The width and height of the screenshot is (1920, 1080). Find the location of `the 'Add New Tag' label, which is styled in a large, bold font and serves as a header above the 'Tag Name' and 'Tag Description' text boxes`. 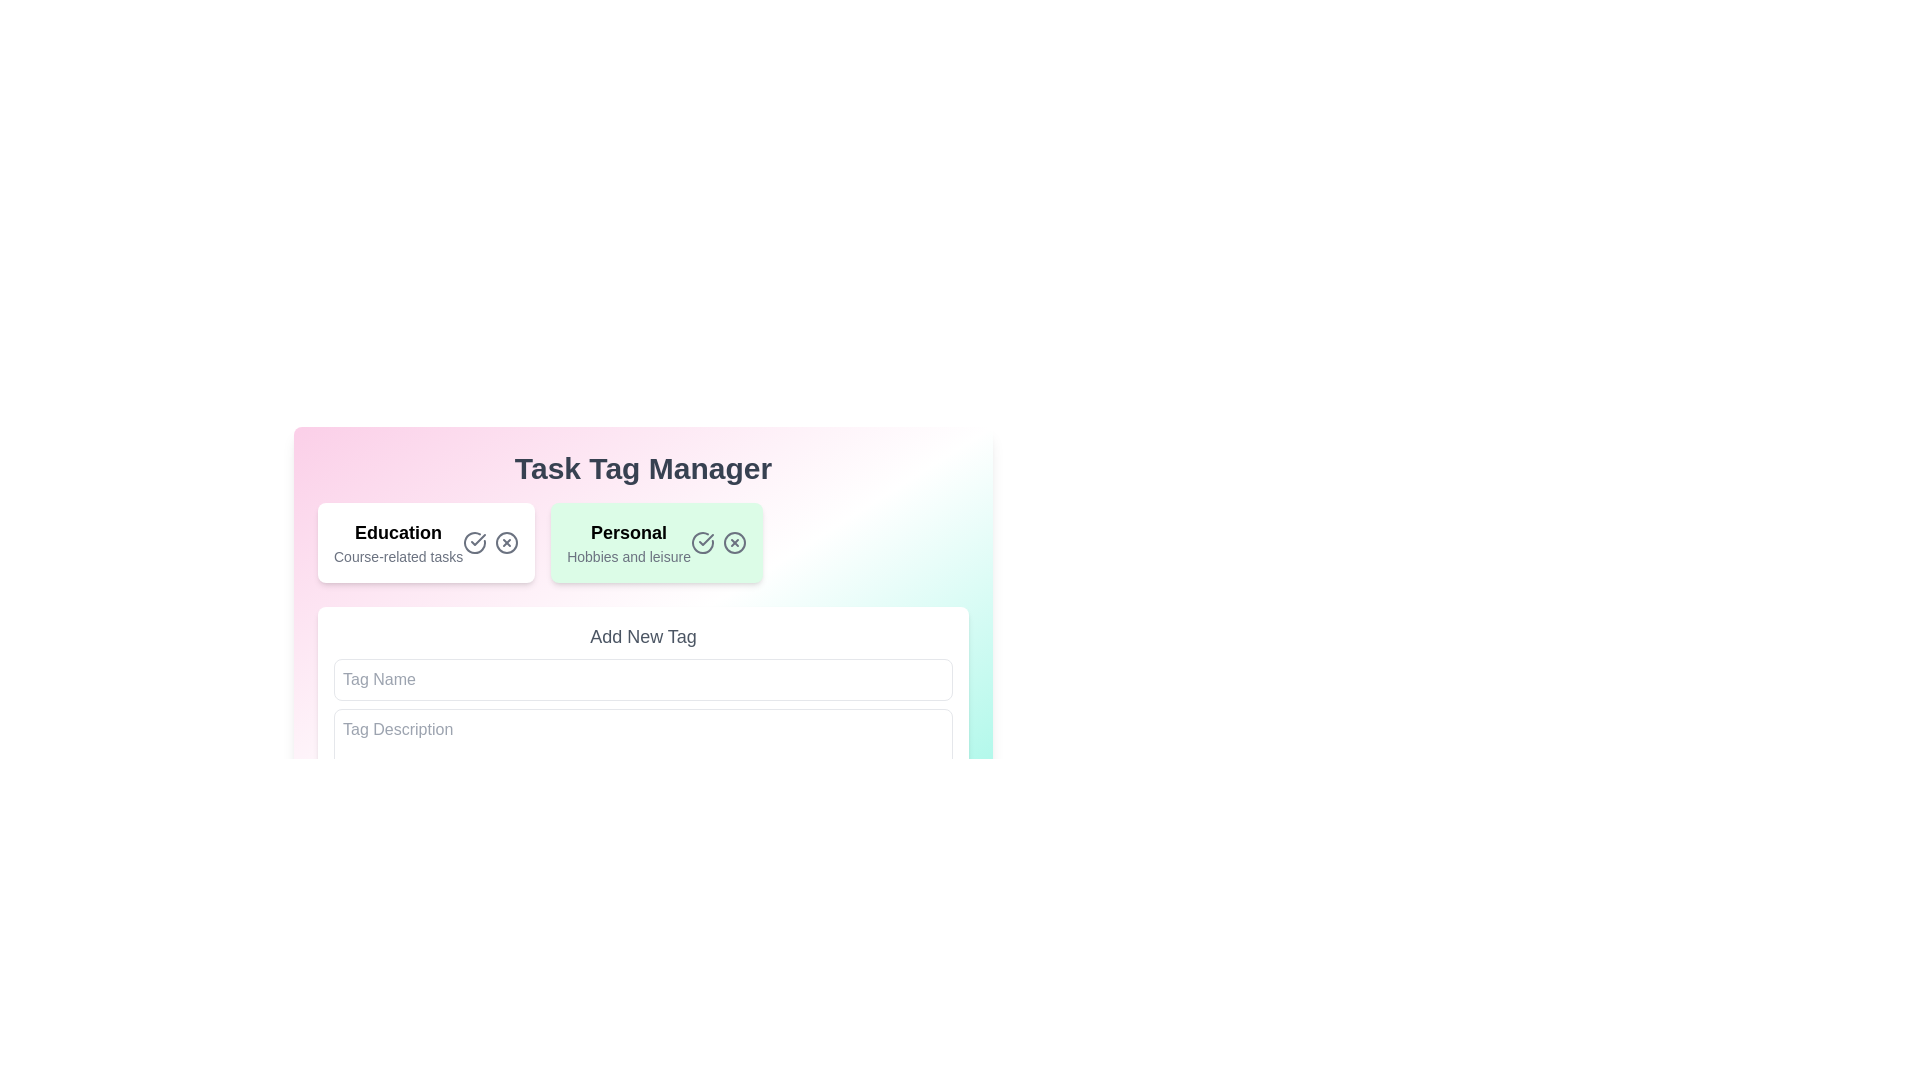

the 'Add New Tag' label, which is styled in a large, bold font and serves as a header above the 'Tag Name' and 'Tag Description' text boxes is located at coordinates (643, 636).